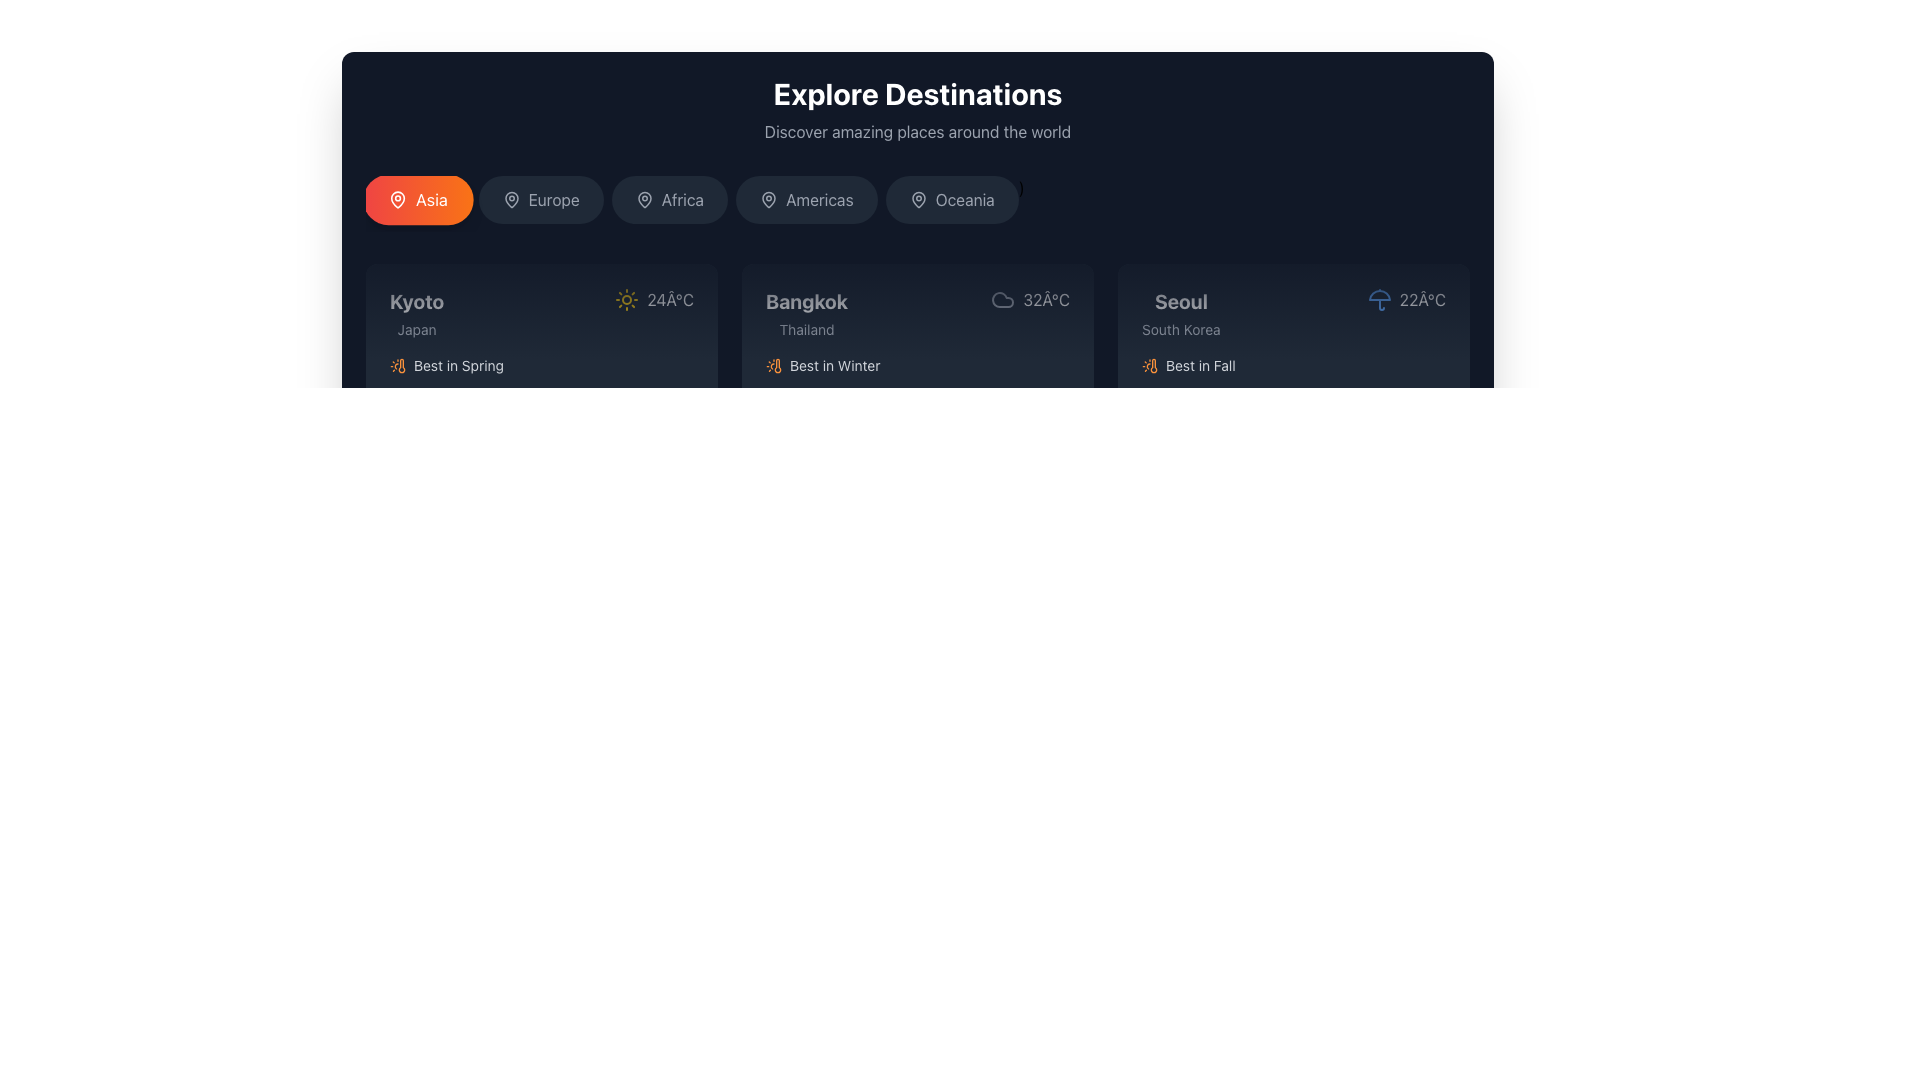  What do you see at coordinates (654, 300) in the screenshot?
I see `the Weather information indicator located in the top-right corner of the 'Kyoto, Japan' box to visually inspect the weather details` at bounding box center [654, 300].